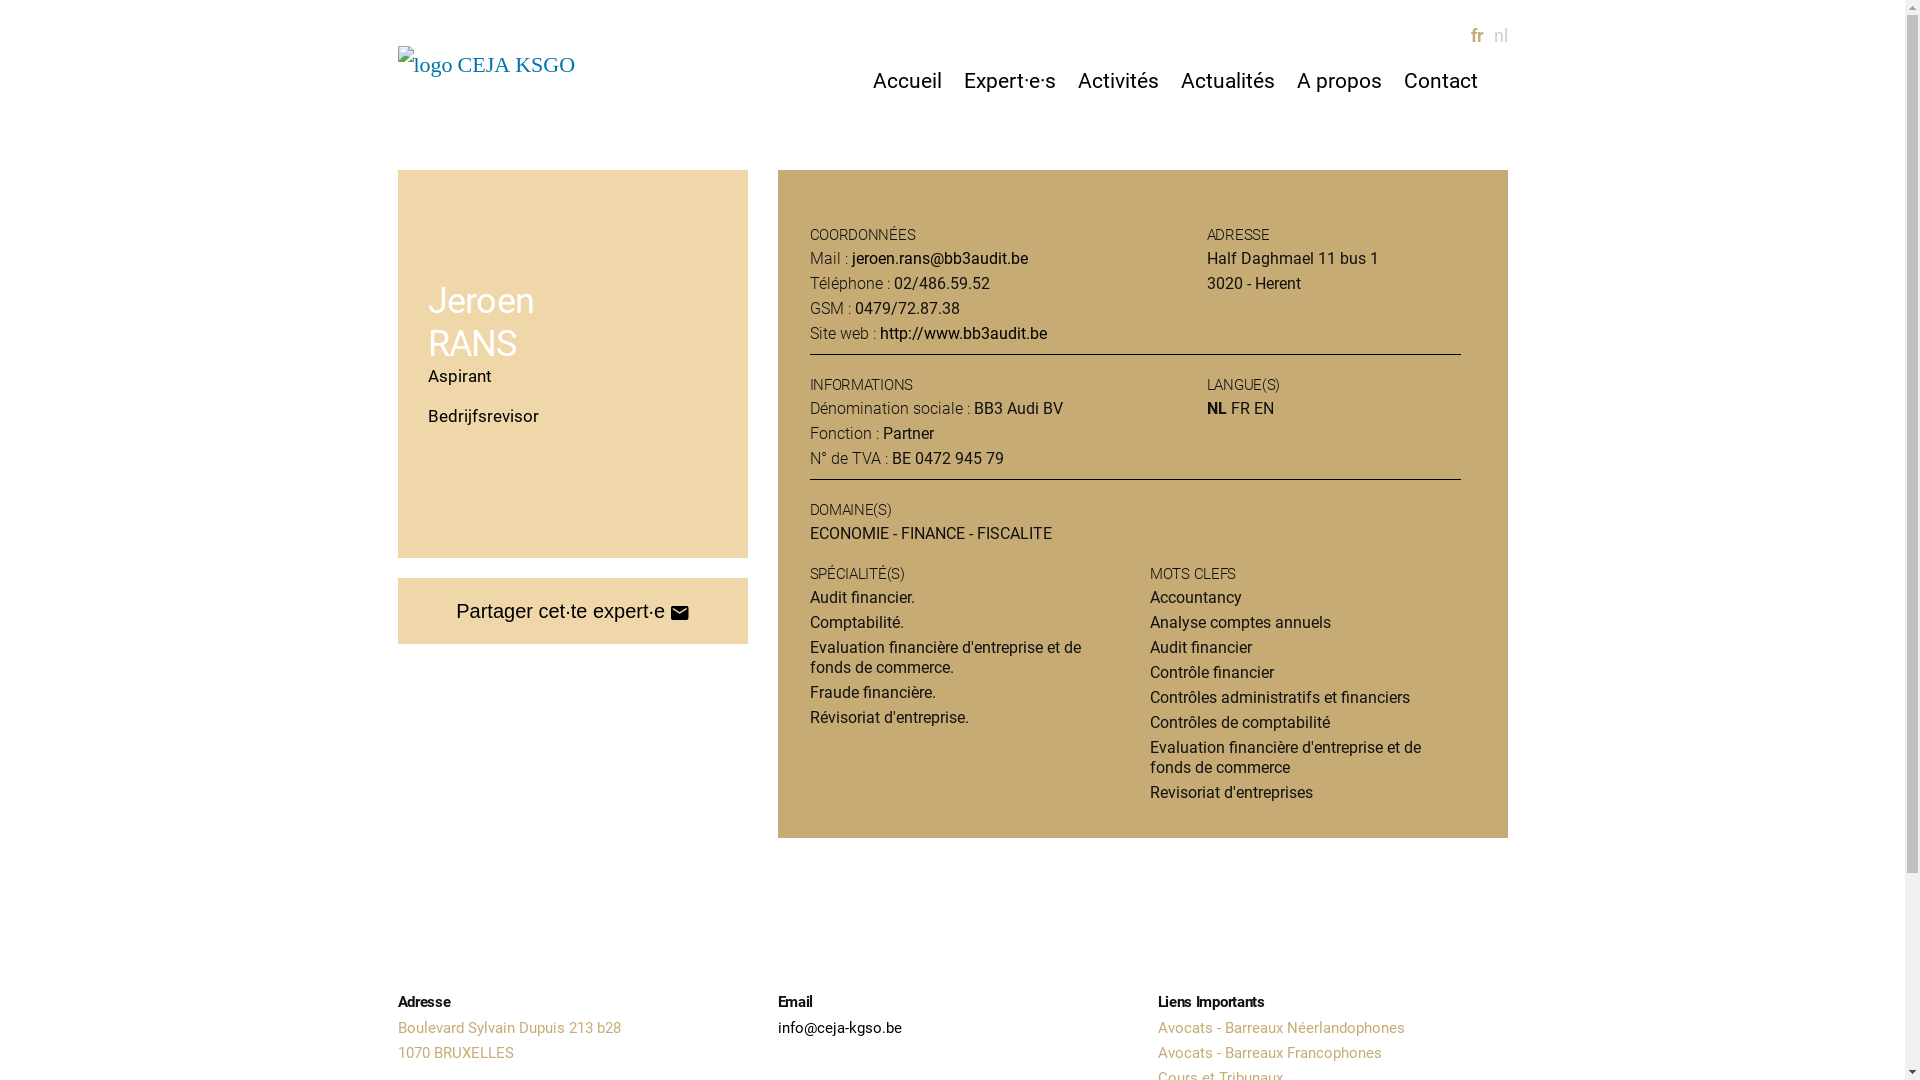 The image size is (1920, 1080). I want to click on 'A propos', so click(1338, 80).